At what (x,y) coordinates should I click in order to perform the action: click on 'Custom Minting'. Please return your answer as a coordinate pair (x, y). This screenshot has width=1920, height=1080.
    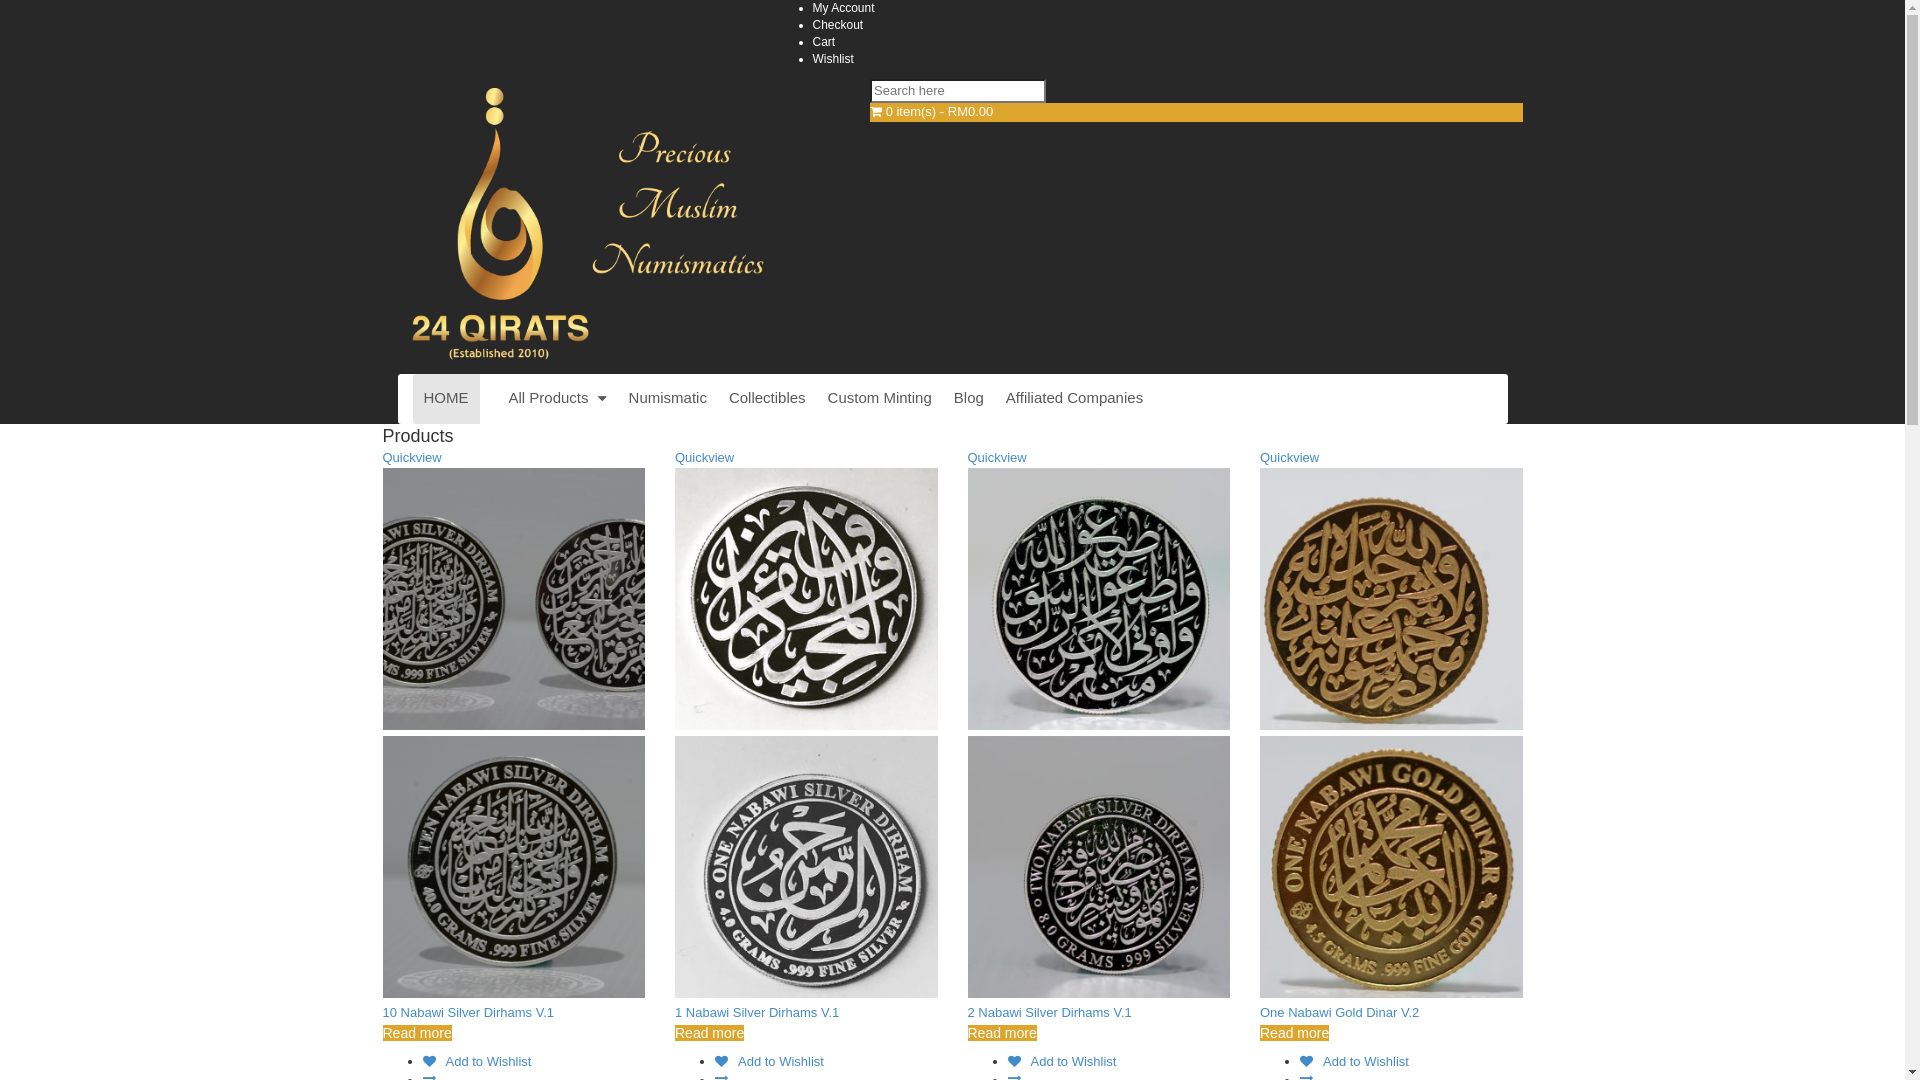
    Looking at the image, I should click on (816, 398).